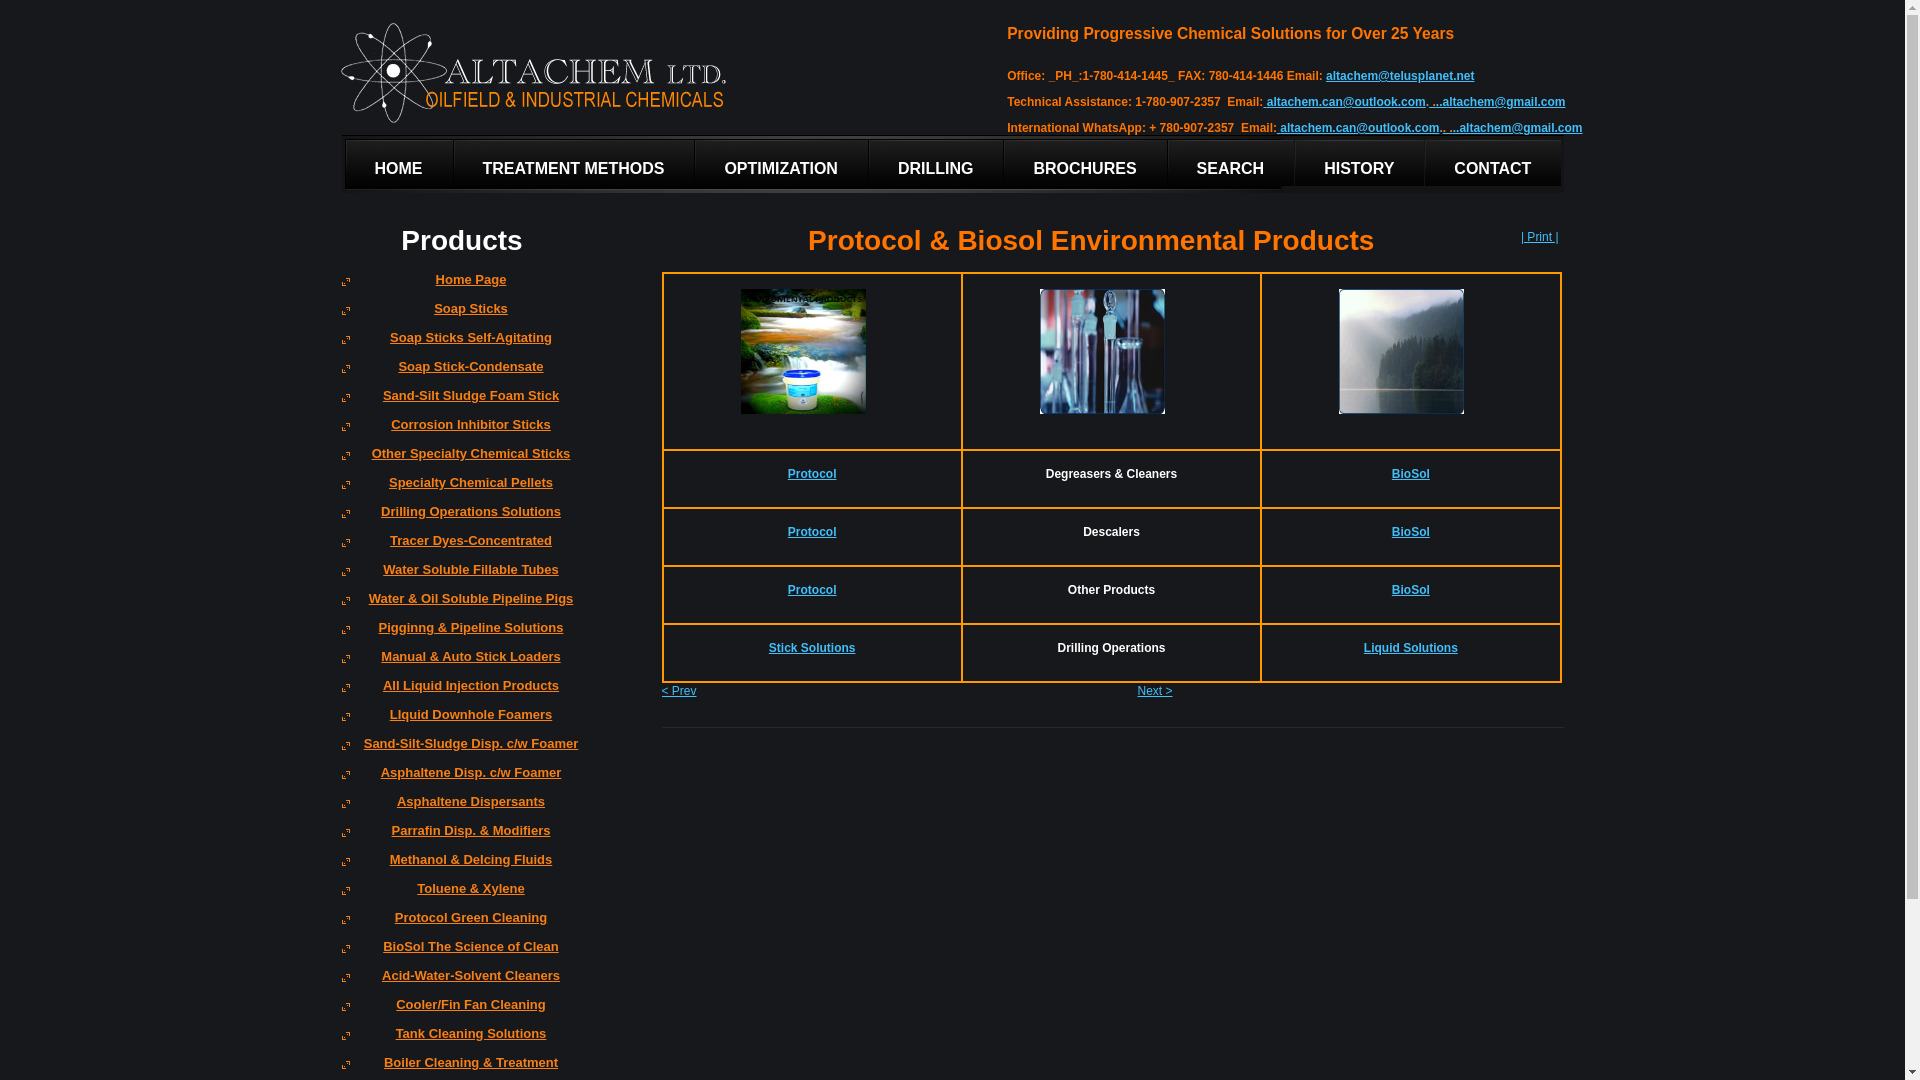 The width and height of the screenshot is (1920, 1080). Describe the element at coordinates (461, 460) in the screenshot. I see `'Other Specialty Chemical Sticks'` at that location.